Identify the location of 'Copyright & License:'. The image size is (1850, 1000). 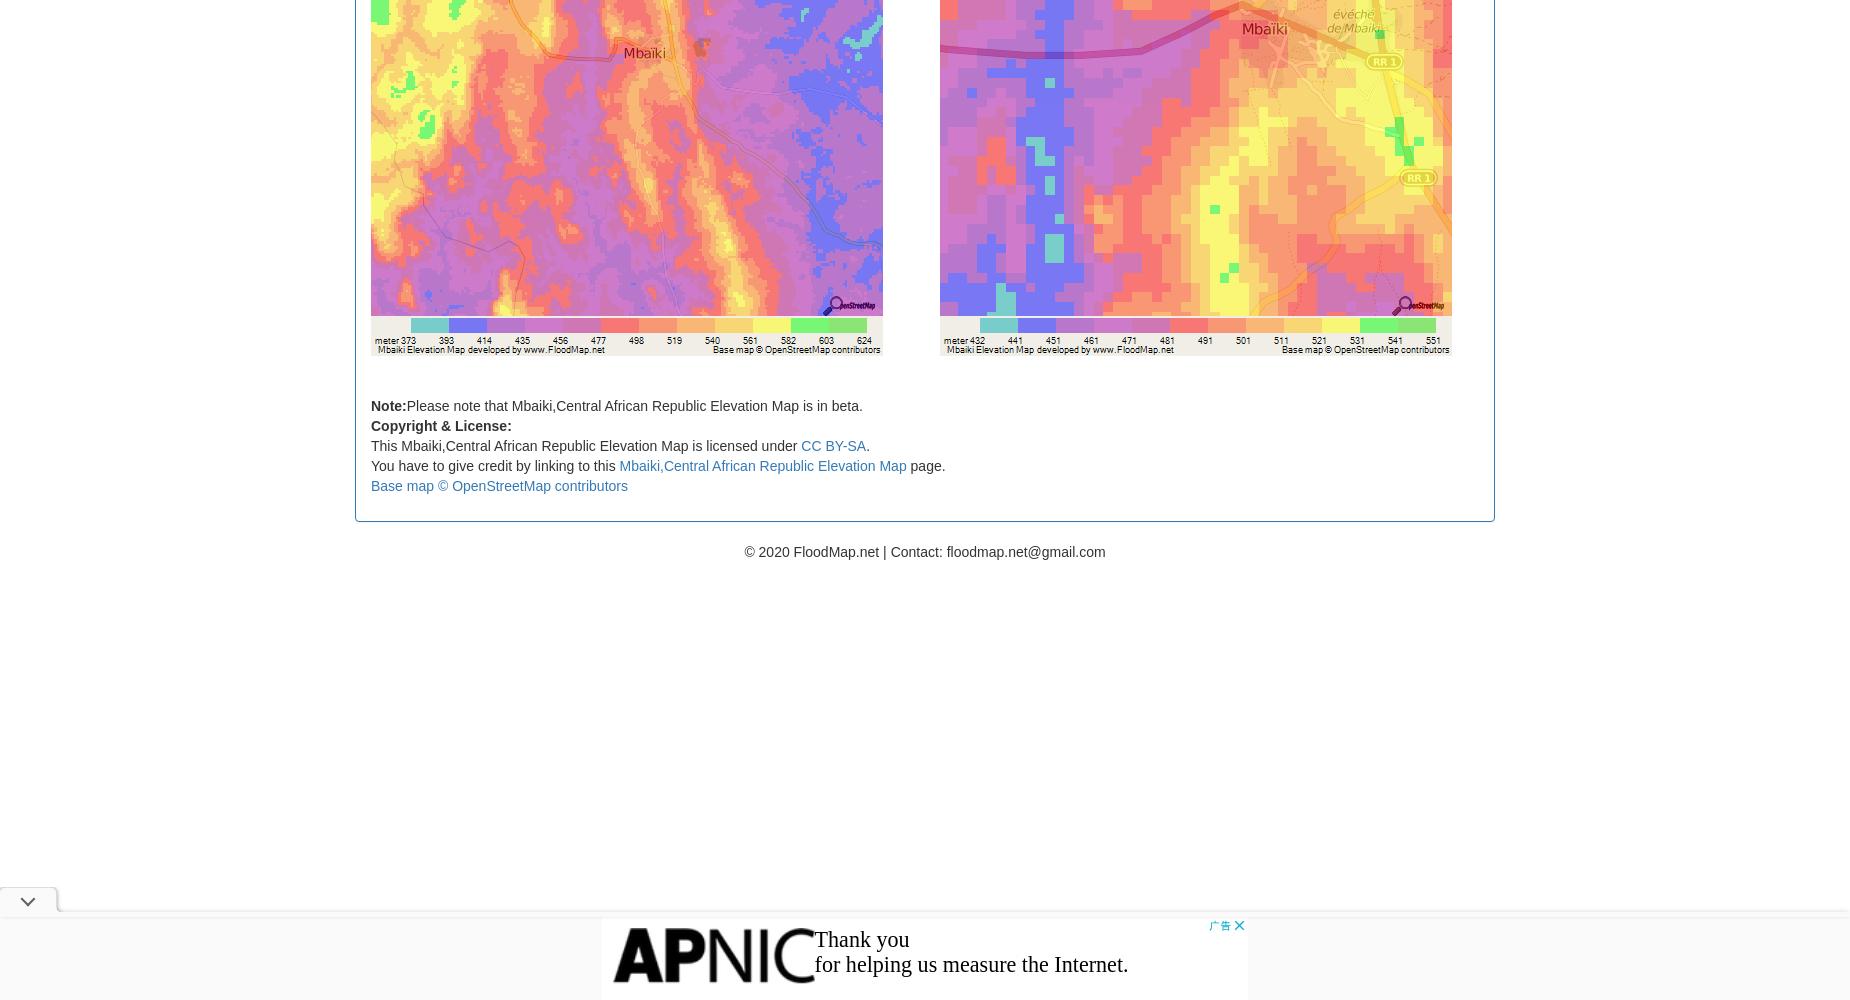
(369, 425).